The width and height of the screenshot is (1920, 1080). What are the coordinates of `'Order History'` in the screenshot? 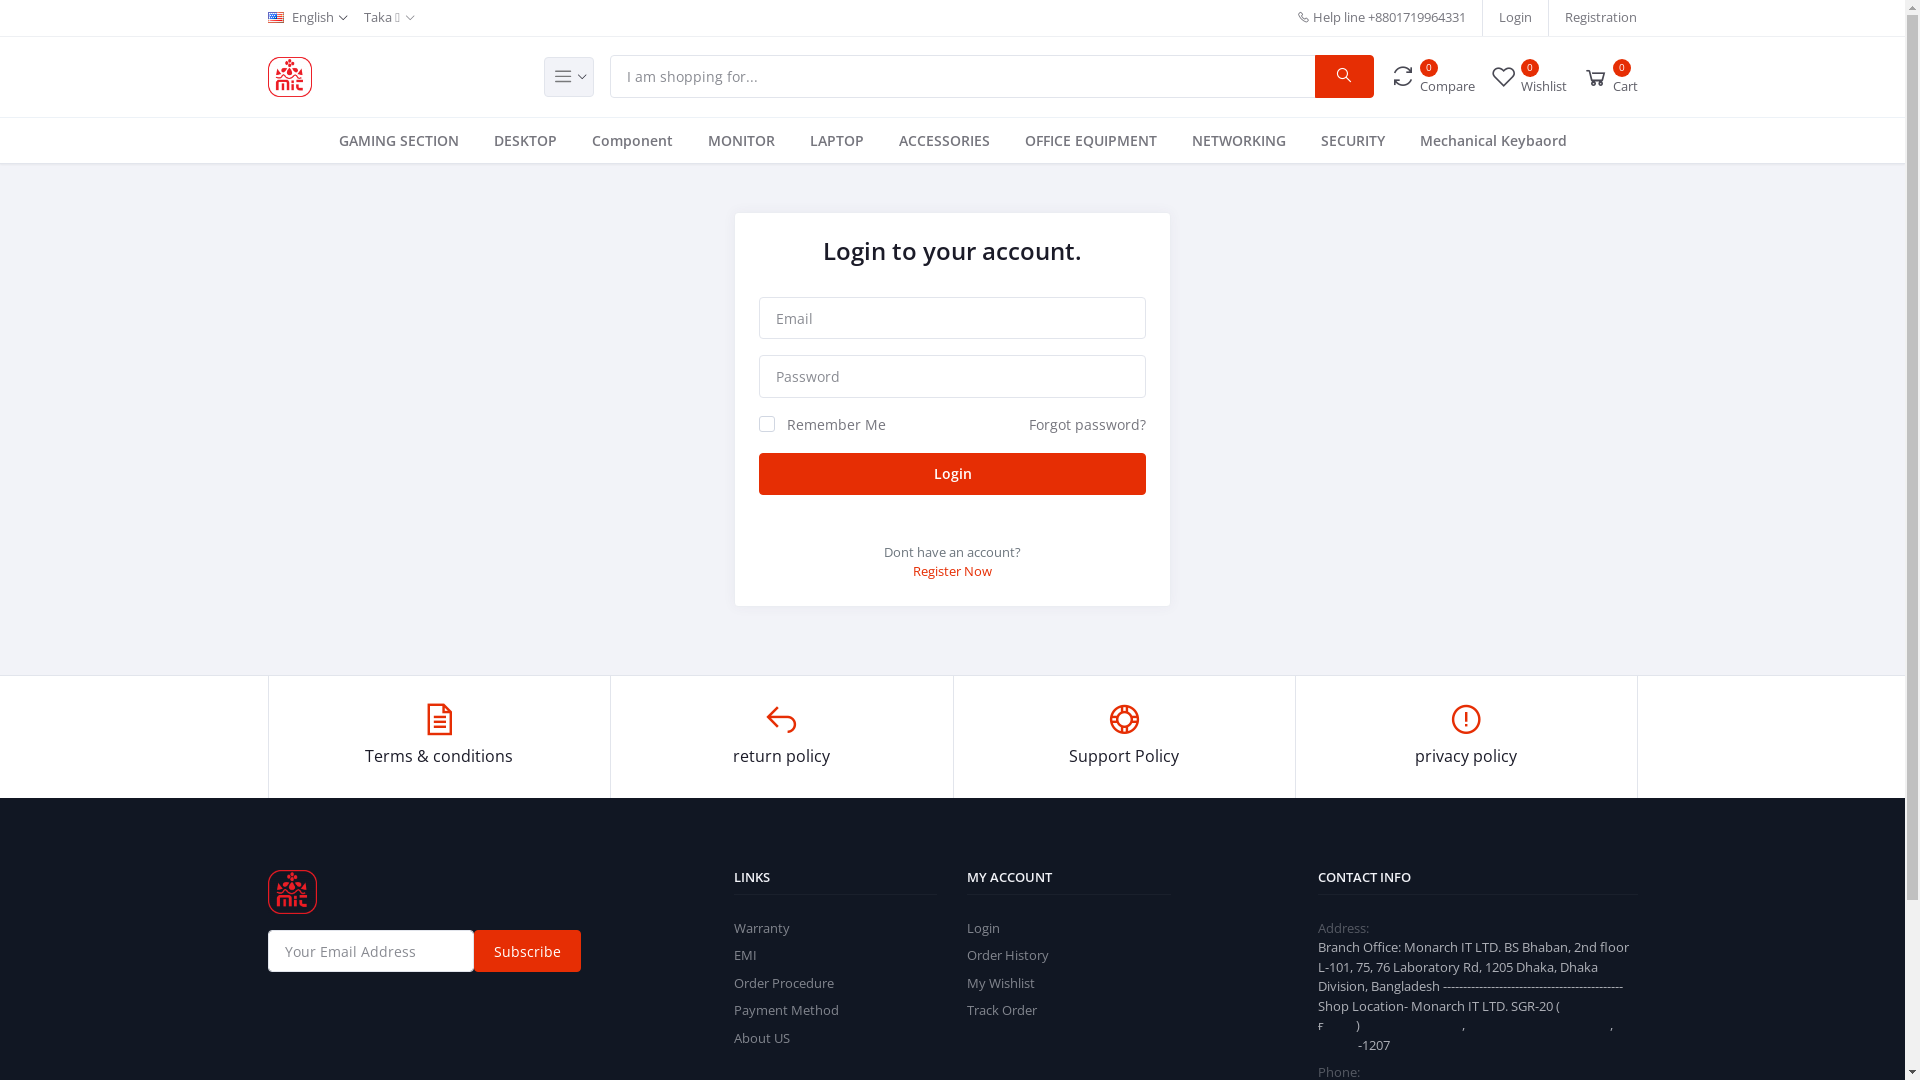 It's located at (1008, 954).